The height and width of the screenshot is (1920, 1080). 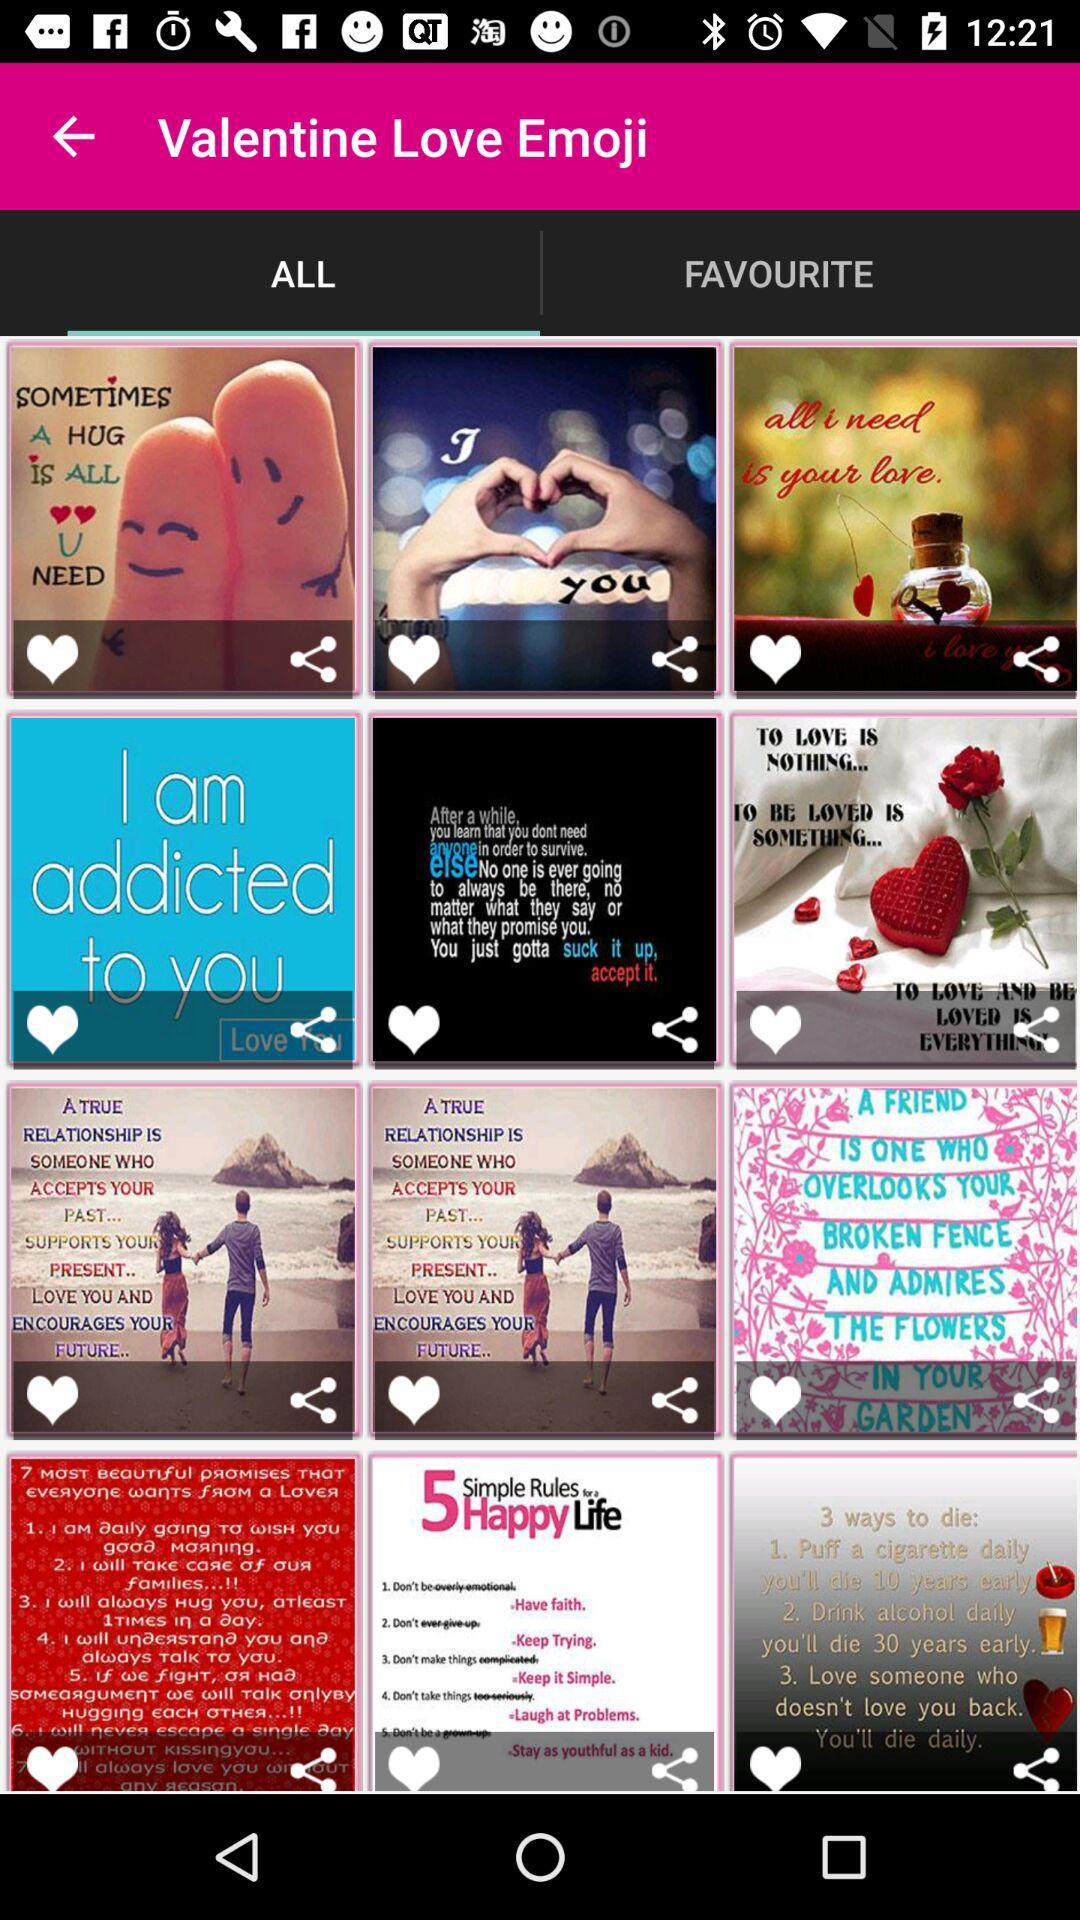 I want to click on heart the picture, so click(x=774, y=659).